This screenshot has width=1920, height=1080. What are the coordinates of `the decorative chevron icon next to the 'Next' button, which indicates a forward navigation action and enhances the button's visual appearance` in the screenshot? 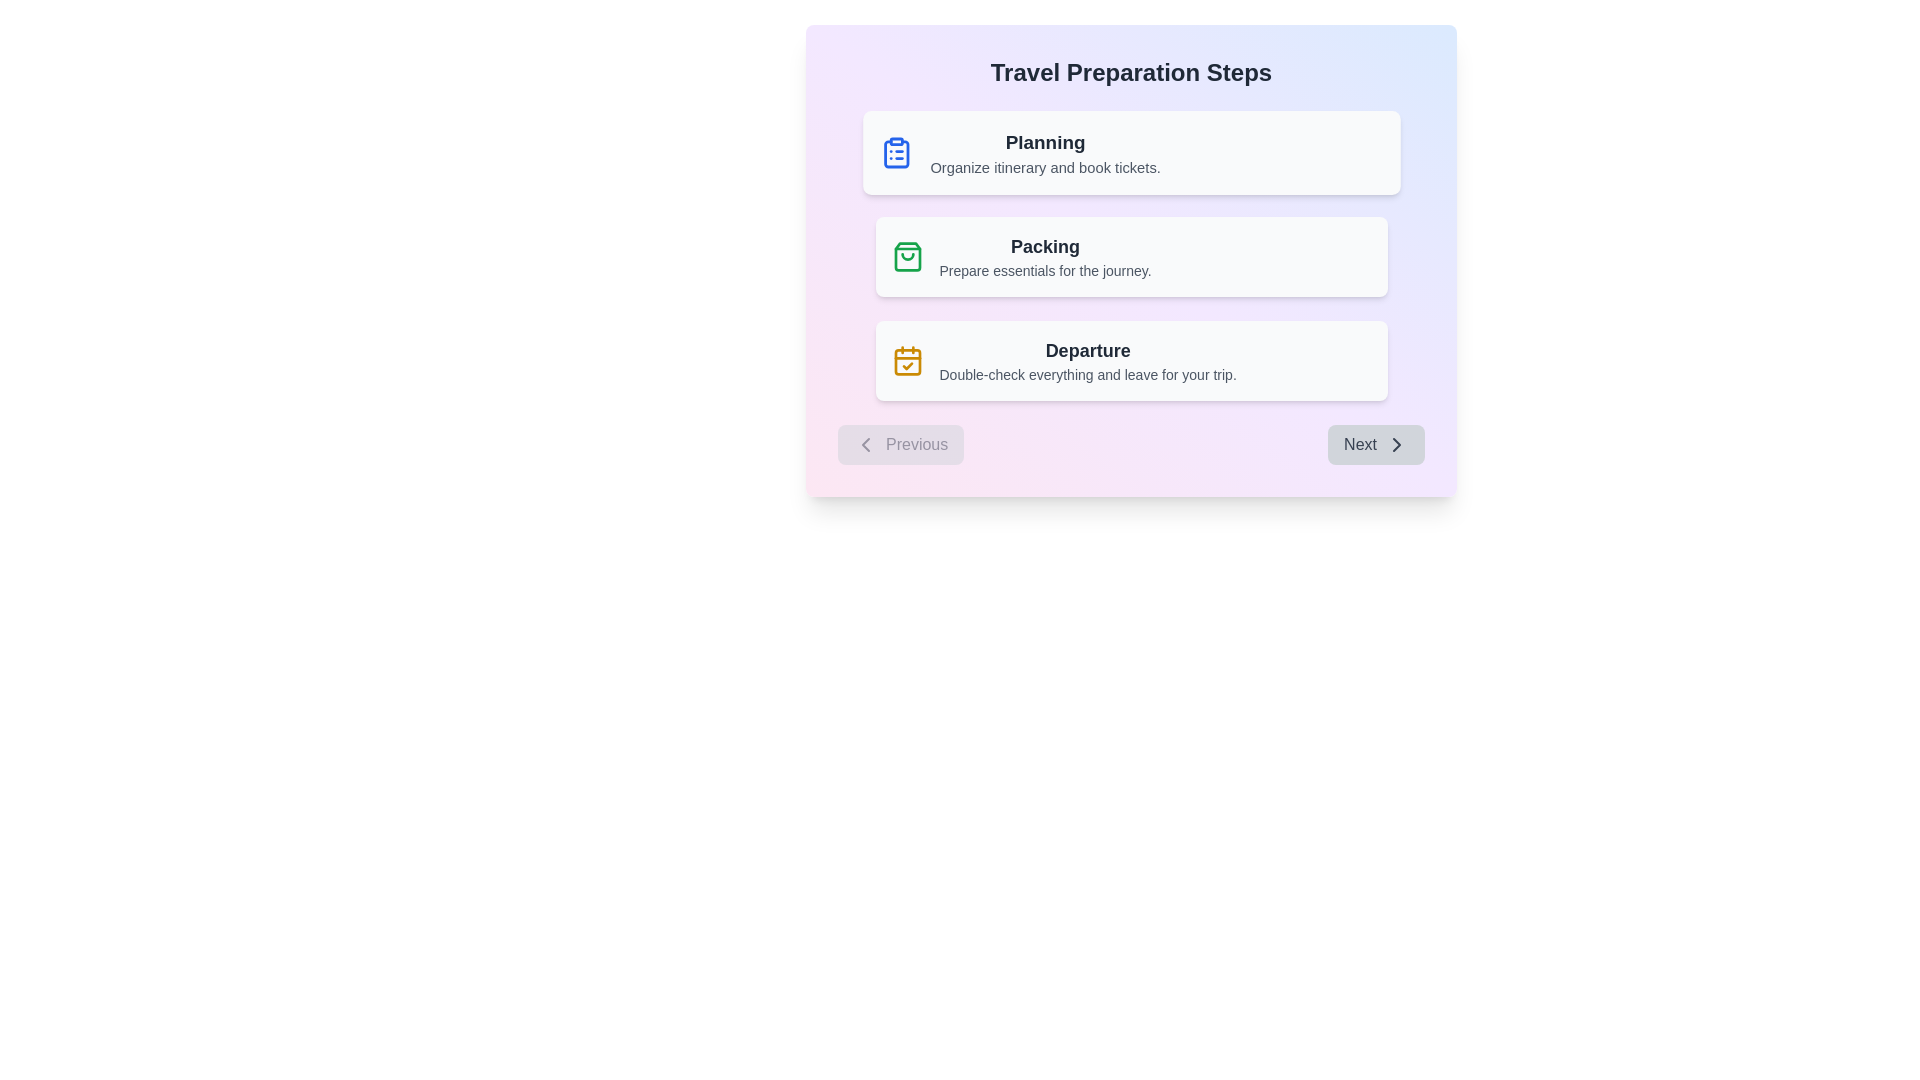 It's located at (1395, 443).